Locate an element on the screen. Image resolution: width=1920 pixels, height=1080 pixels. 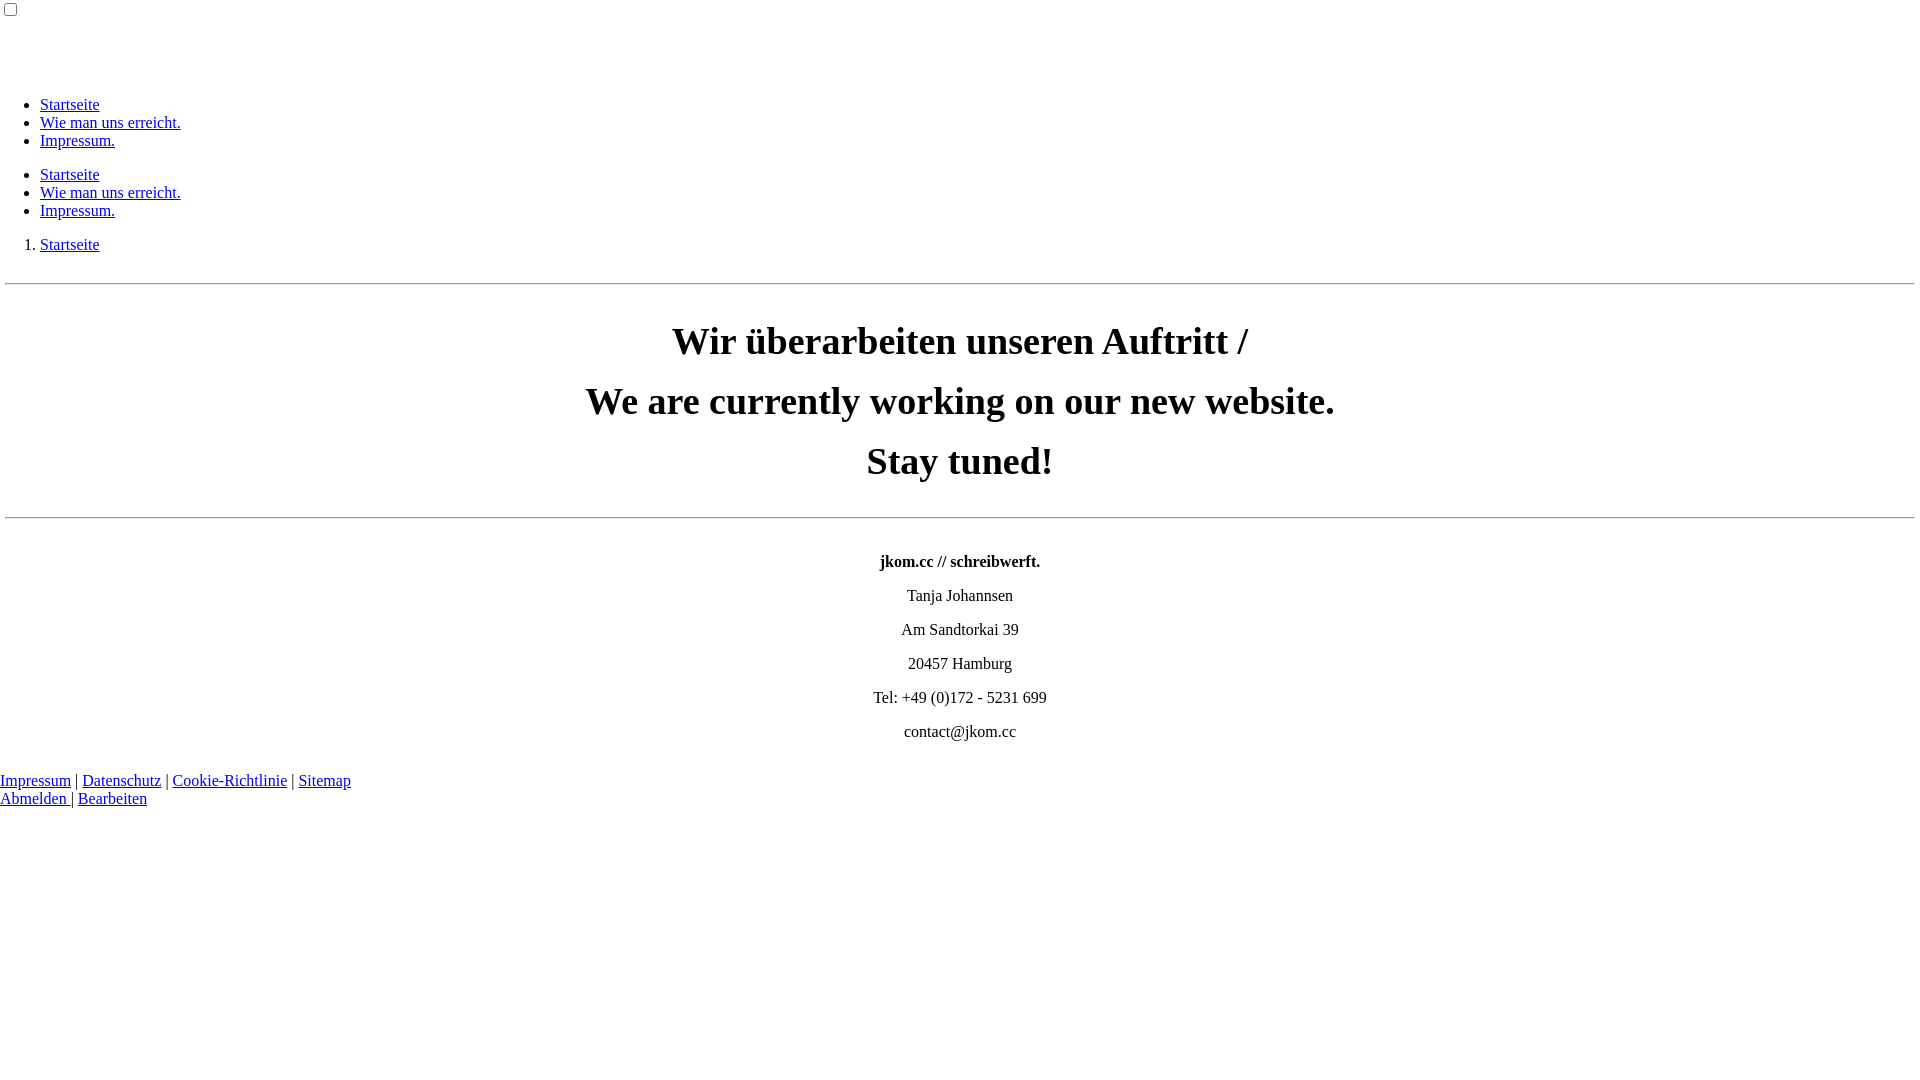
'Impressum.' is located at coordinates (39, 139).